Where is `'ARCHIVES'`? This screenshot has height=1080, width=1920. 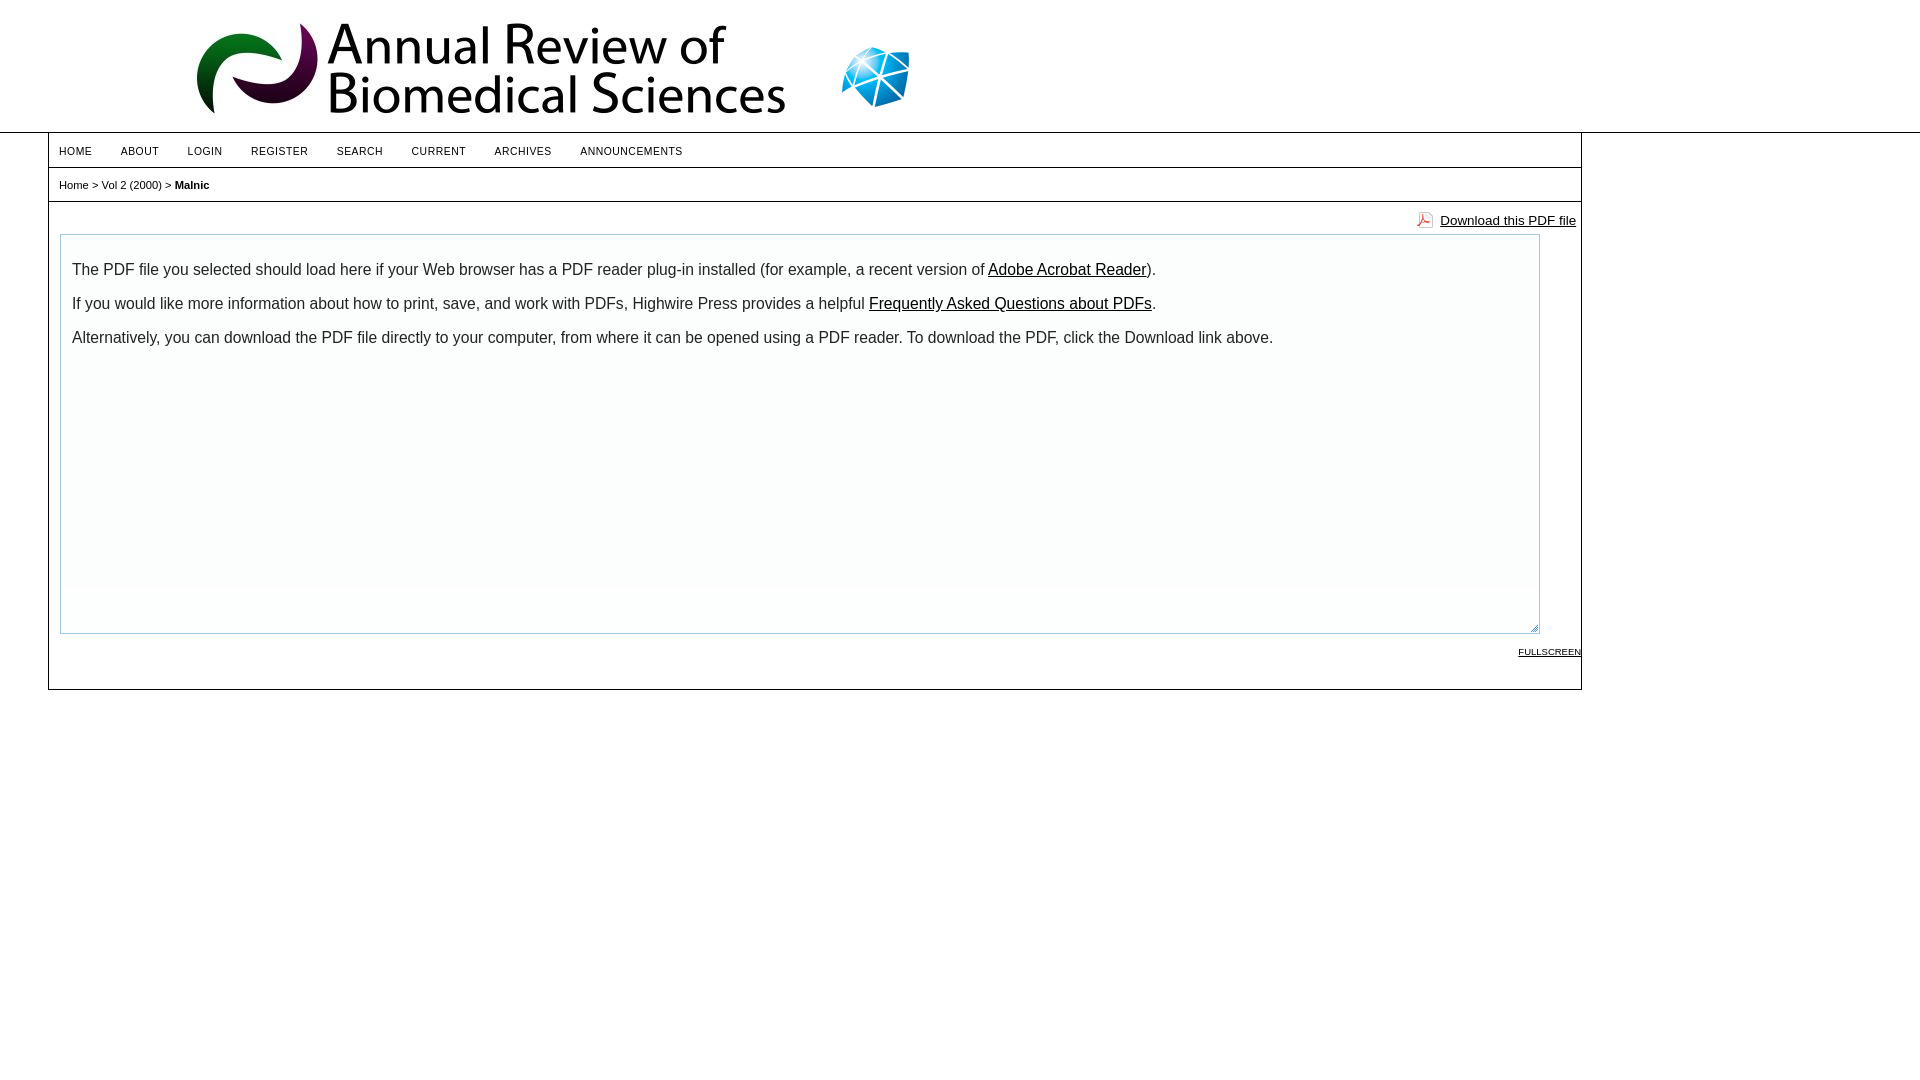
'ARCHIVES' is located at coordinates (522, 150).